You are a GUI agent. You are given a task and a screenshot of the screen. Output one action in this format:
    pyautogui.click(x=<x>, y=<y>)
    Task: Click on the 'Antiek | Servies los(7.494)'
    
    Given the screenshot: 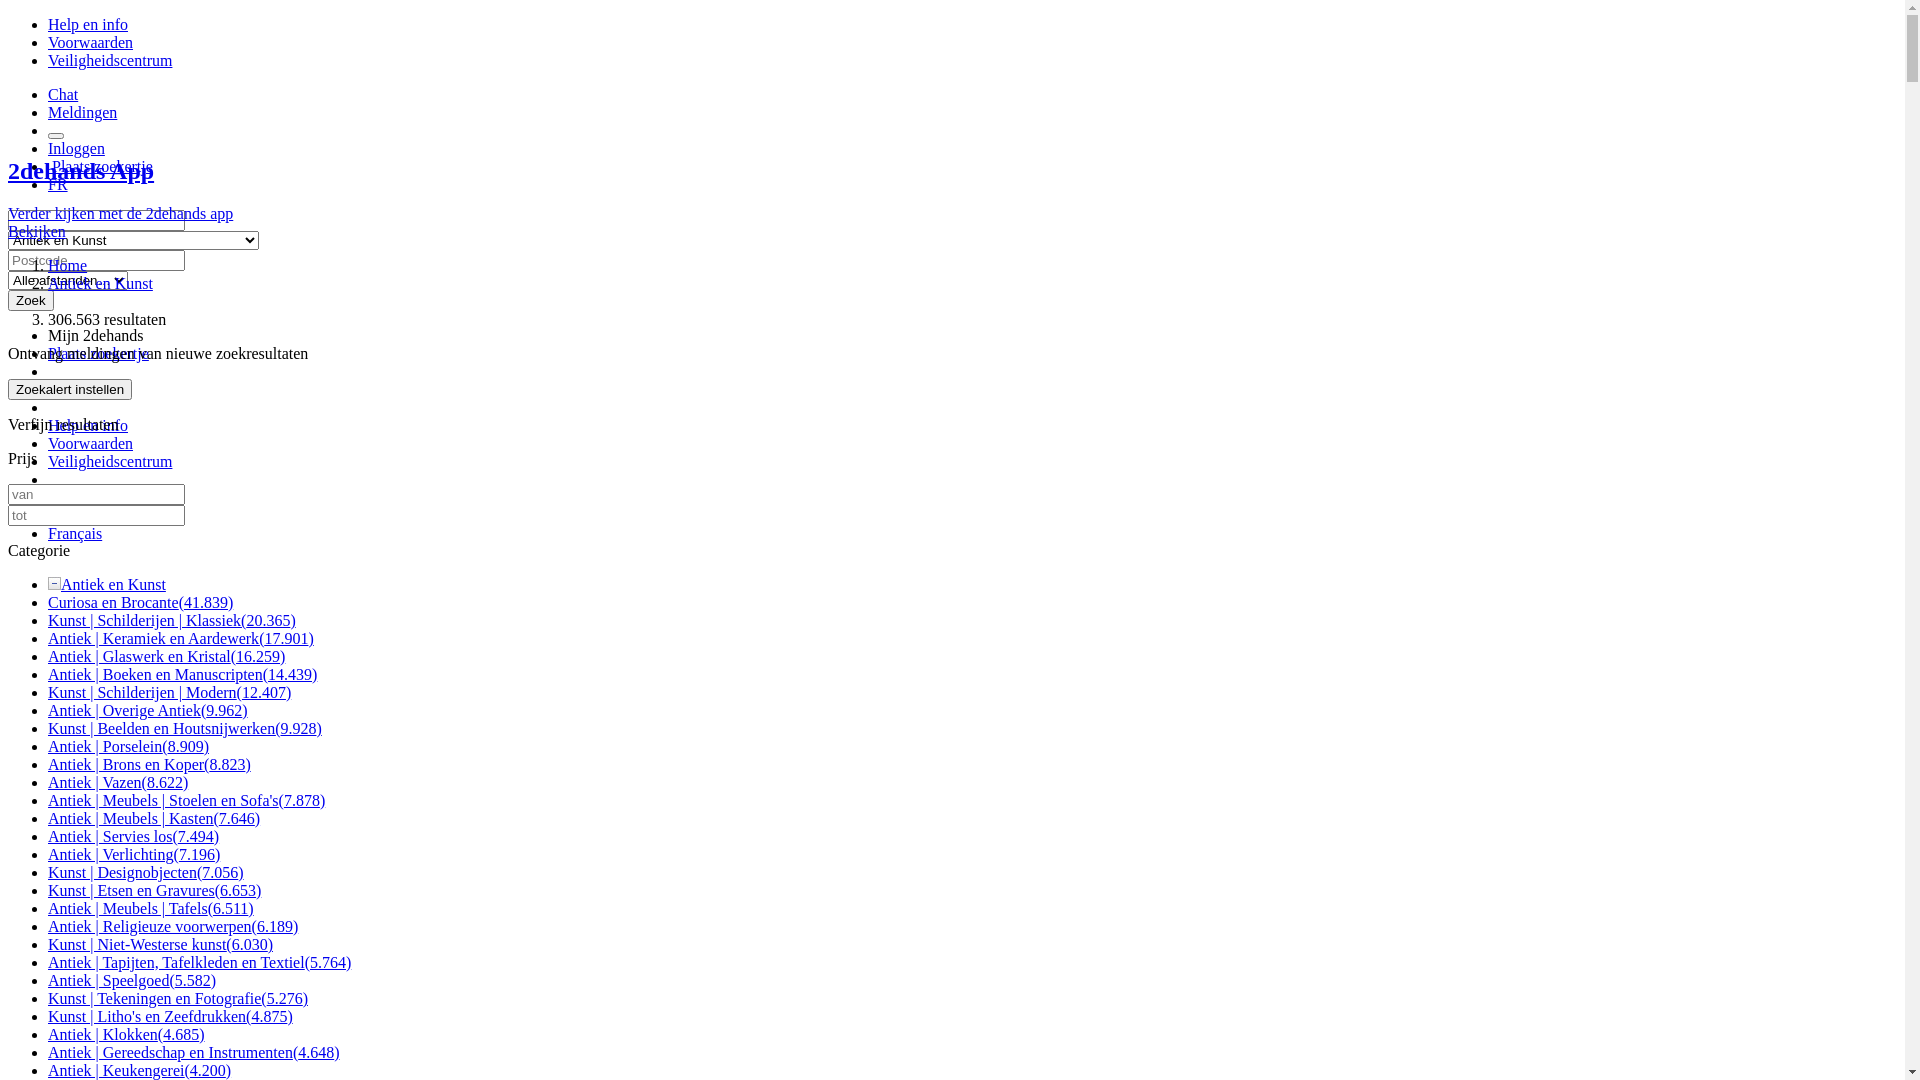 What is the action you would take?
    pyautogui.click(x=132, y=836)
    